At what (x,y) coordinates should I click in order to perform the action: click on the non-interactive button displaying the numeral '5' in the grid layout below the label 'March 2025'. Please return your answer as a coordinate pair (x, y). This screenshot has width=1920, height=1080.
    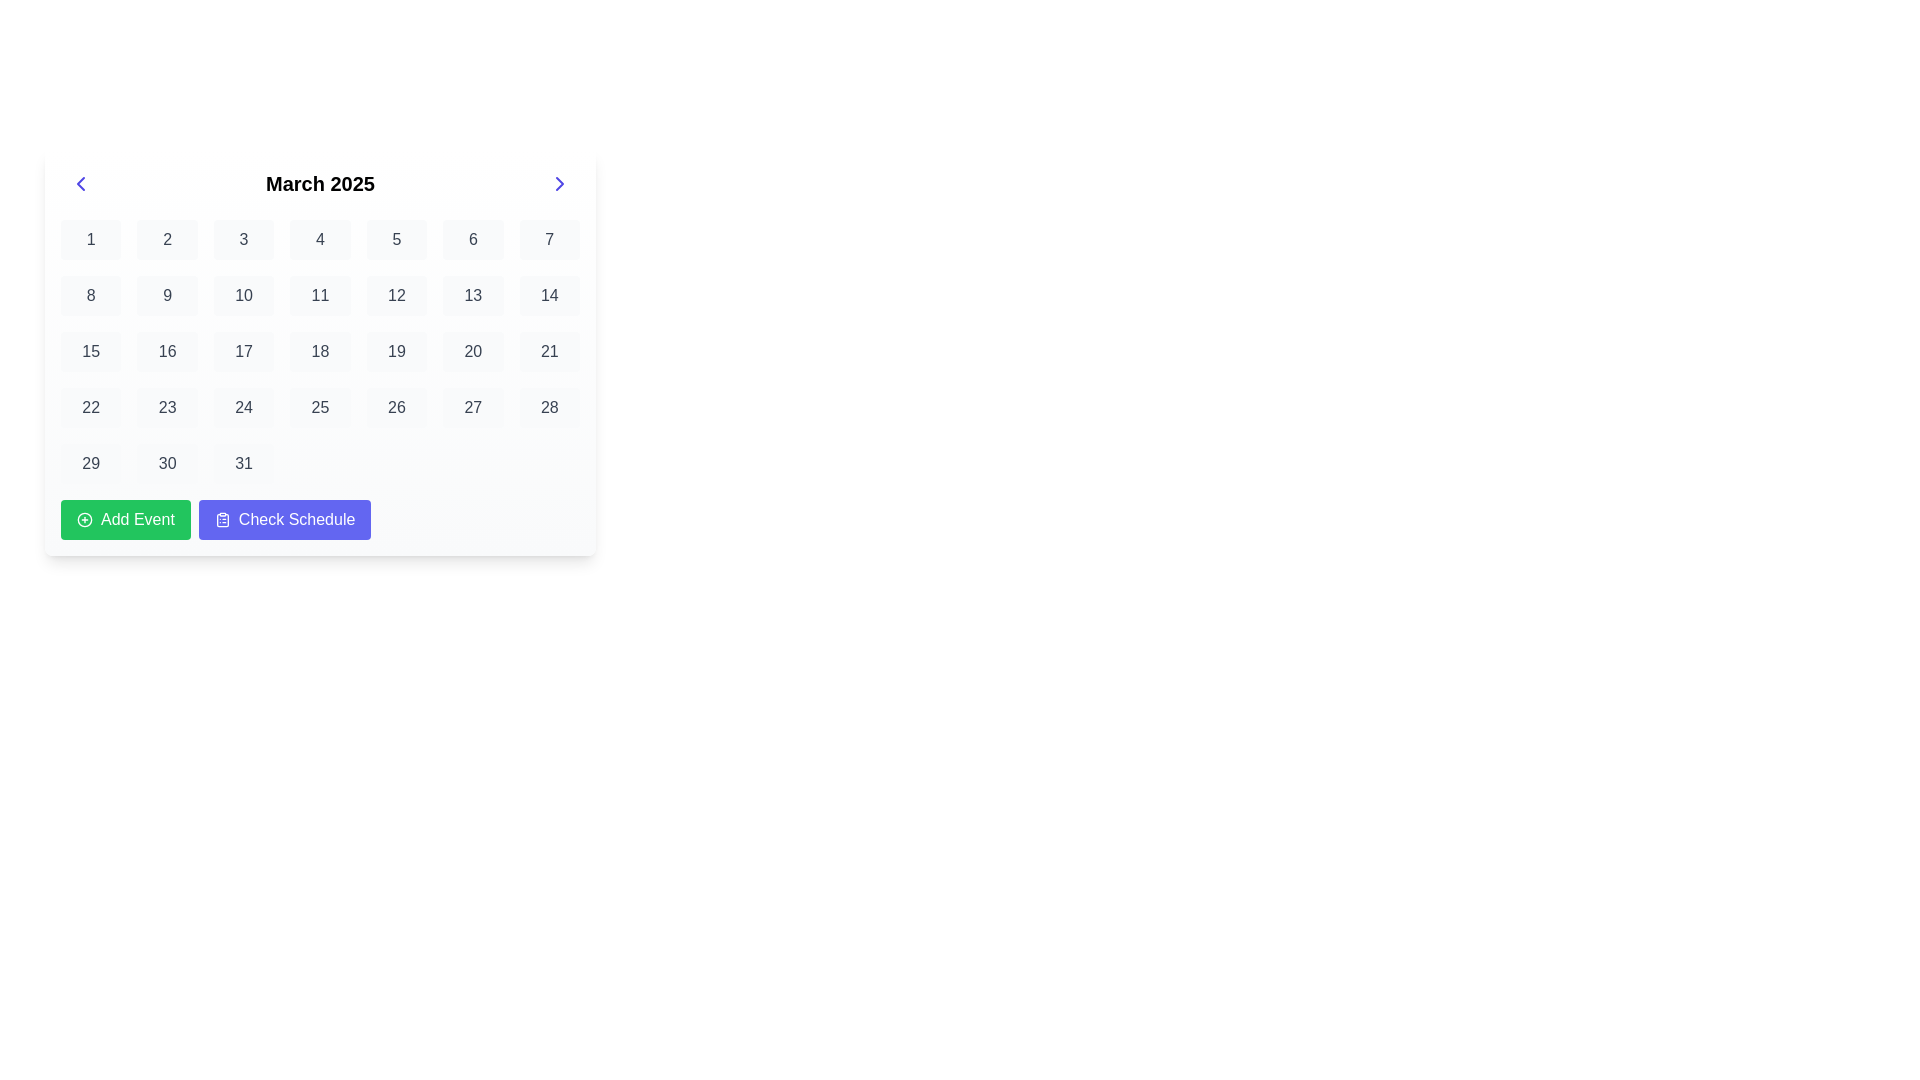
    Looking at the image, I should click on (396, 238).